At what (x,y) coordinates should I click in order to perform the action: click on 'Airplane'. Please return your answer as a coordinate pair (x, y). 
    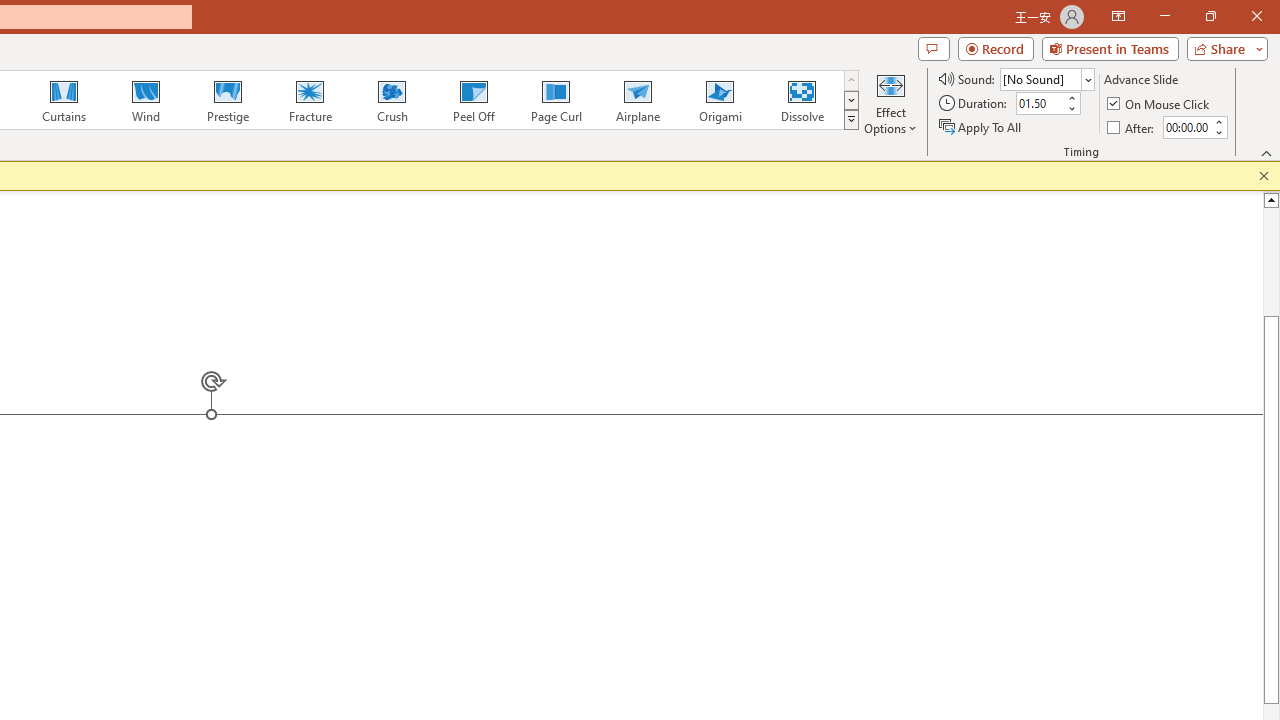
    Looking at the image, I should click on (636, 100).